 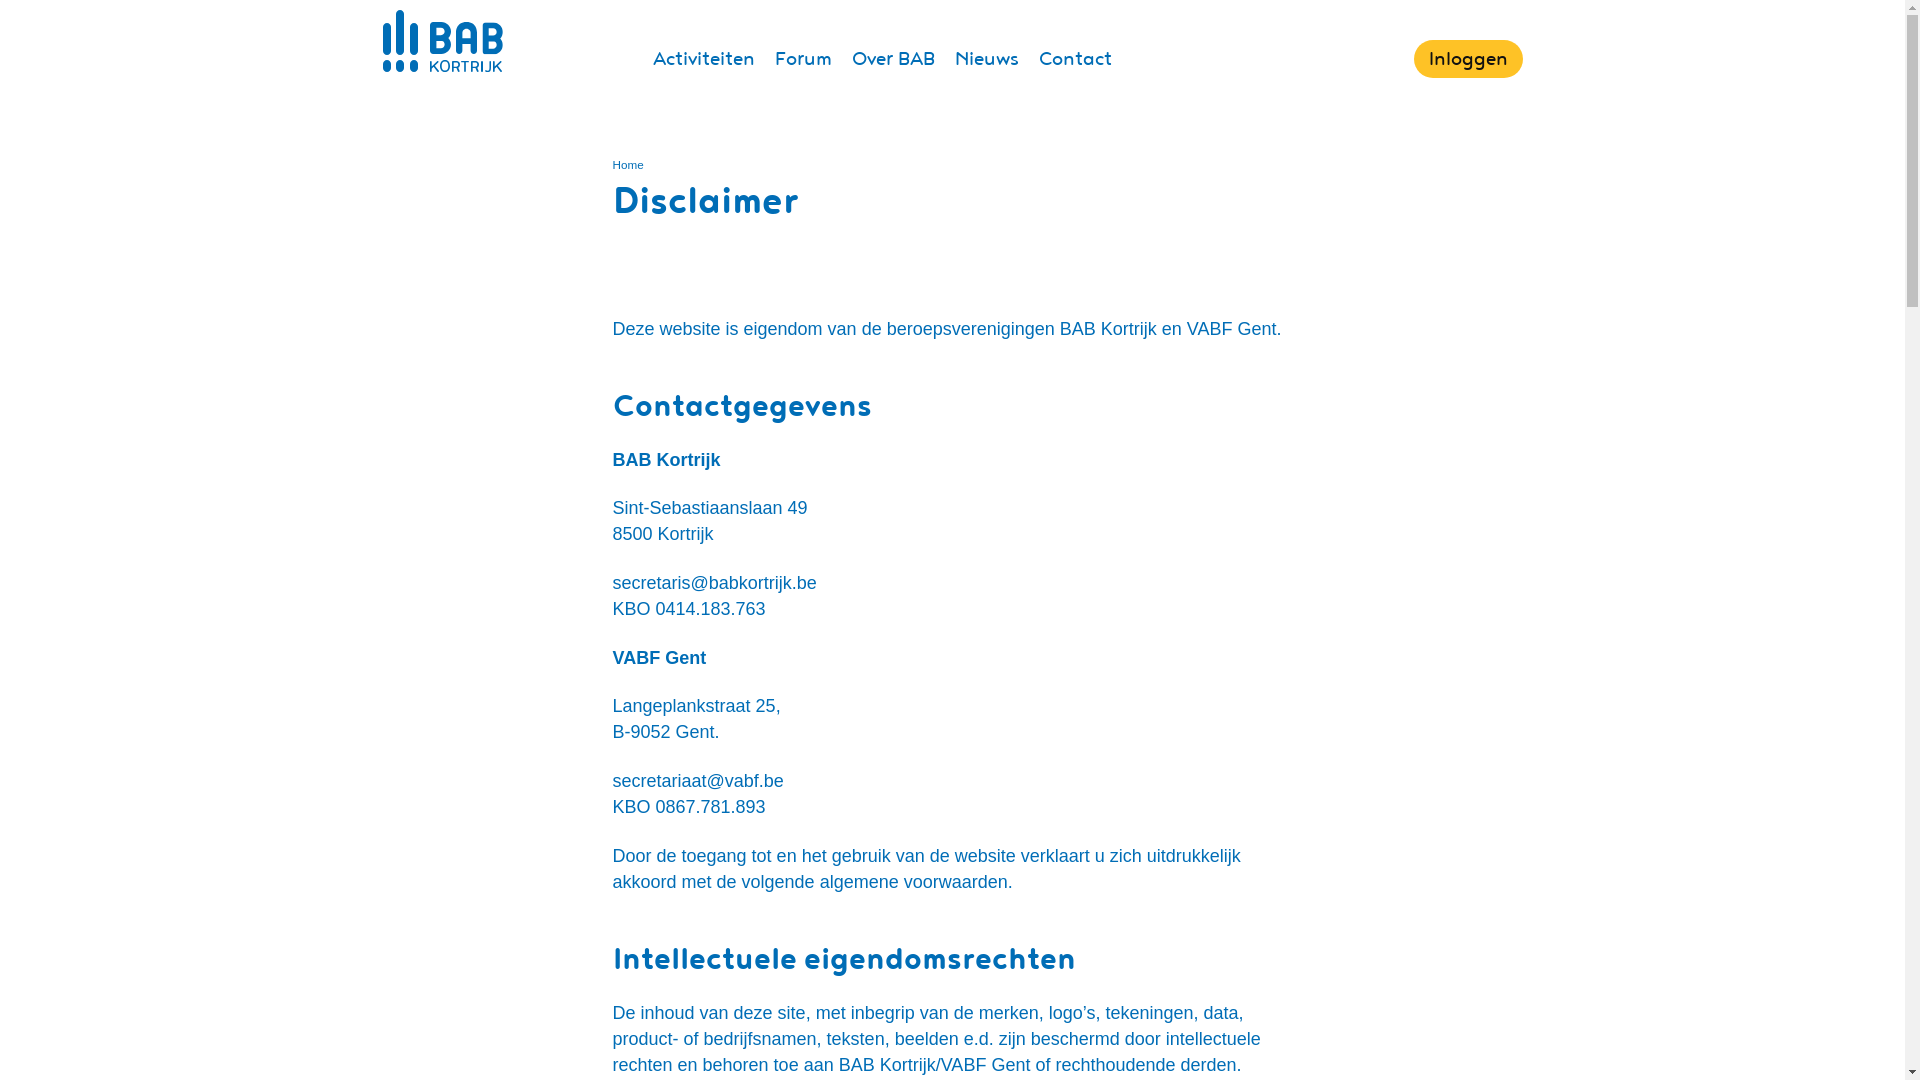 What do you see at coordinates (0, 0) in the screenshot?
I see `'Overslaan en naar de inhoud gaan'` at bounding box center [0, 0].